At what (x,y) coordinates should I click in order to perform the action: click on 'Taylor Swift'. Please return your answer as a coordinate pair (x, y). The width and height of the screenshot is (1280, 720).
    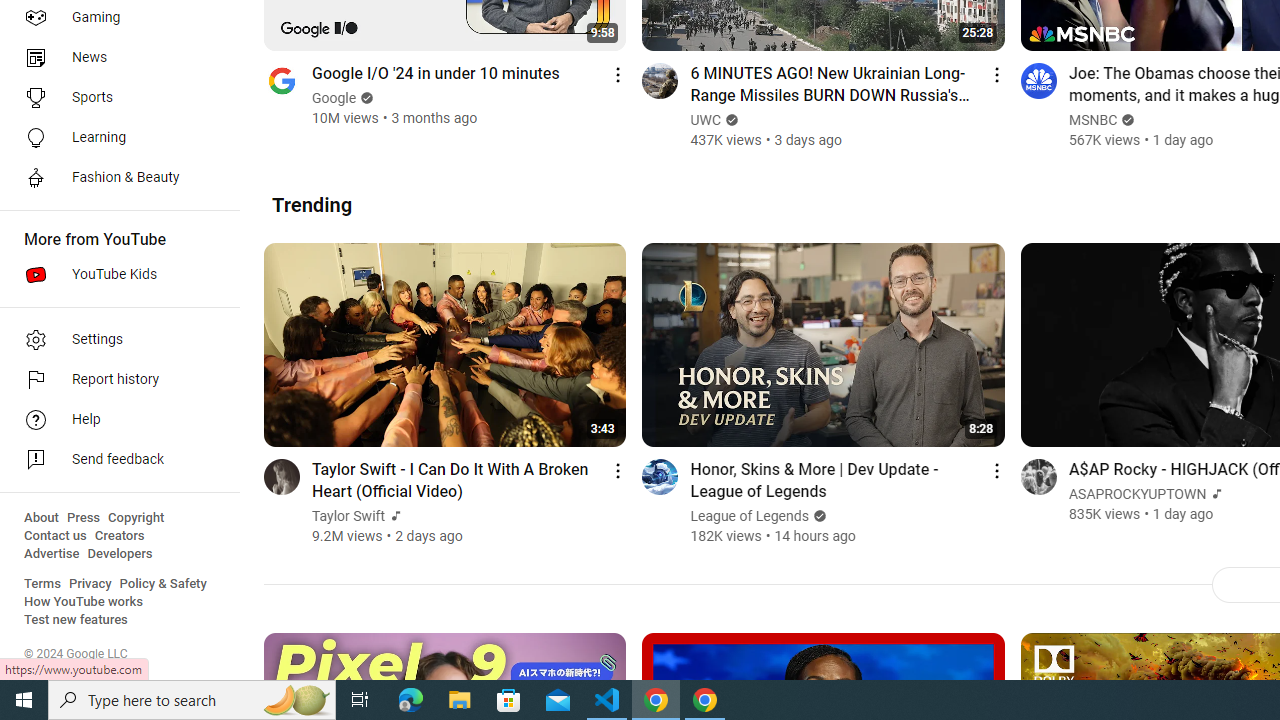
    Looking at the image, I should click on (349, 515).